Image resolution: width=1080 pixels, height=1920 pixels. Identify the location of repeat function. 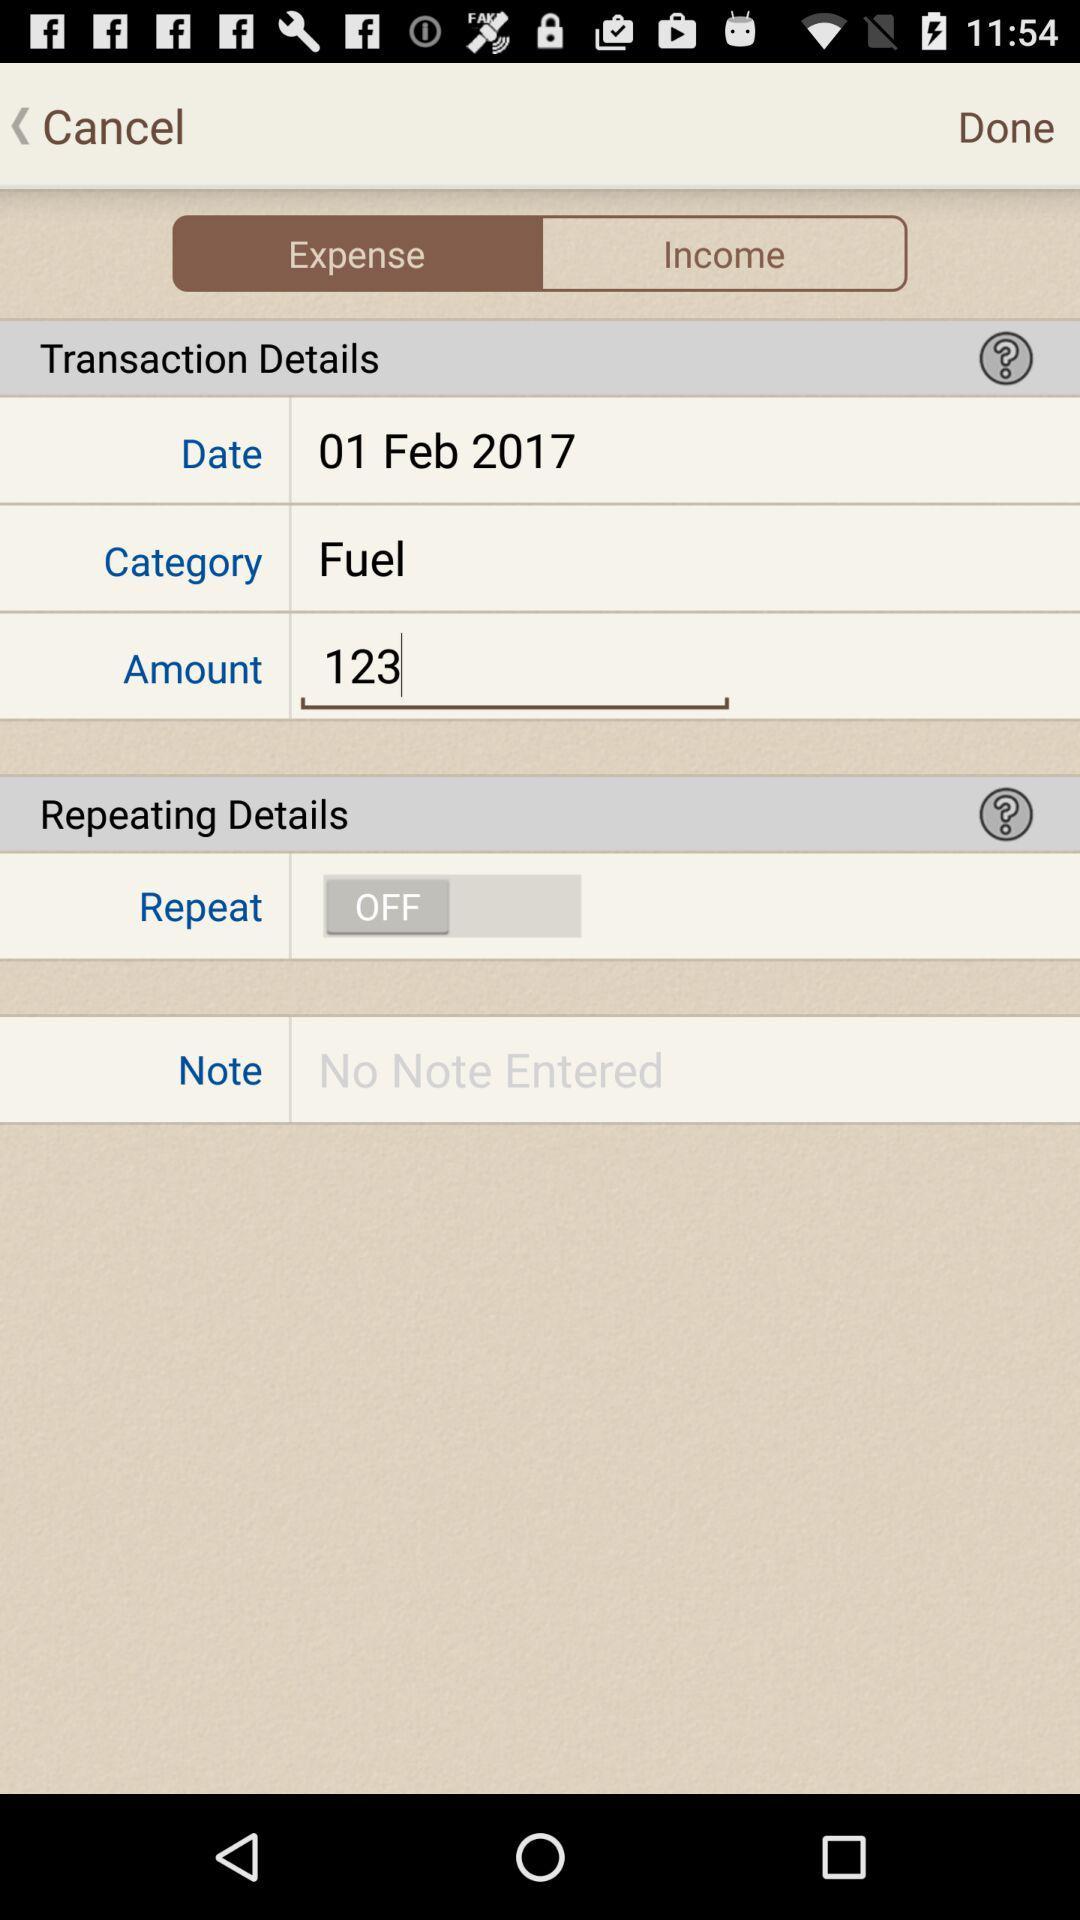
(452, 905).